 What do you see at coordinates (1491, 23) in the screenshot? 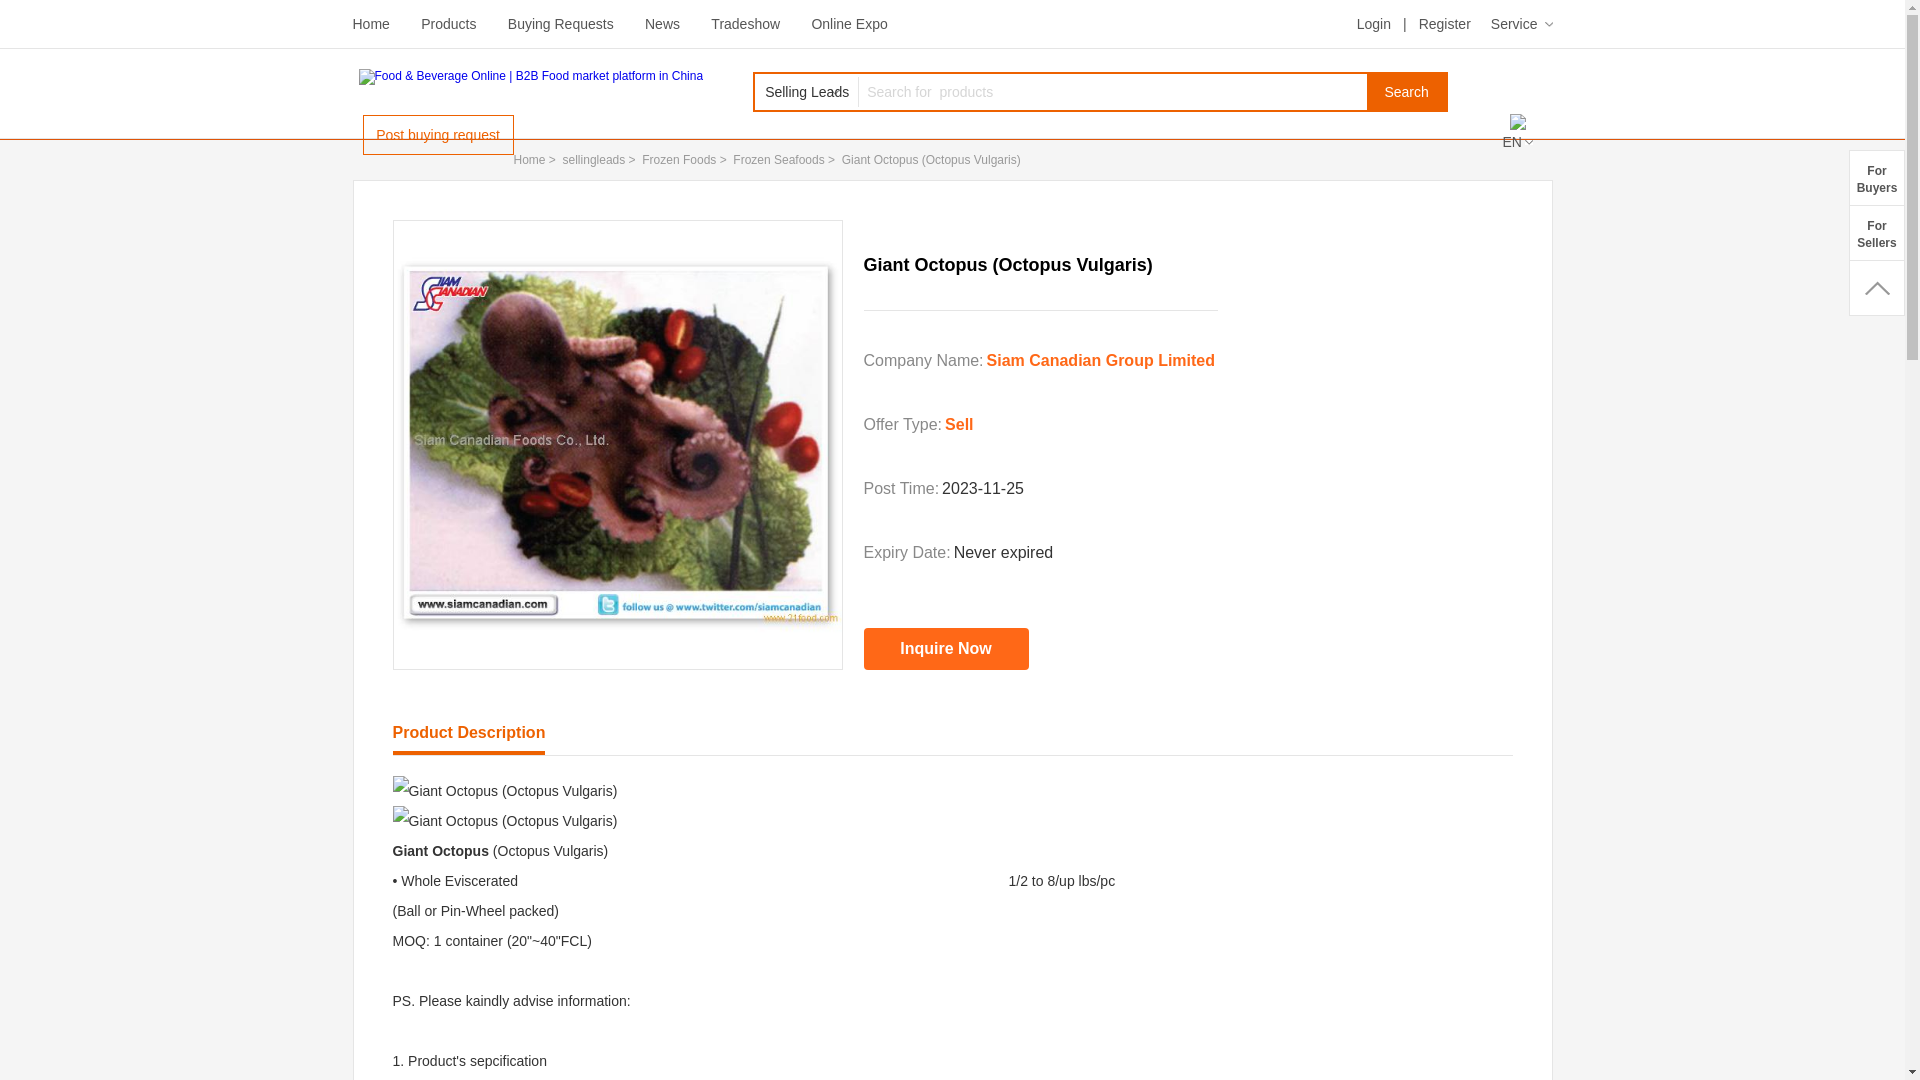
I see `'Service'` at bounding box center [1491, 23].